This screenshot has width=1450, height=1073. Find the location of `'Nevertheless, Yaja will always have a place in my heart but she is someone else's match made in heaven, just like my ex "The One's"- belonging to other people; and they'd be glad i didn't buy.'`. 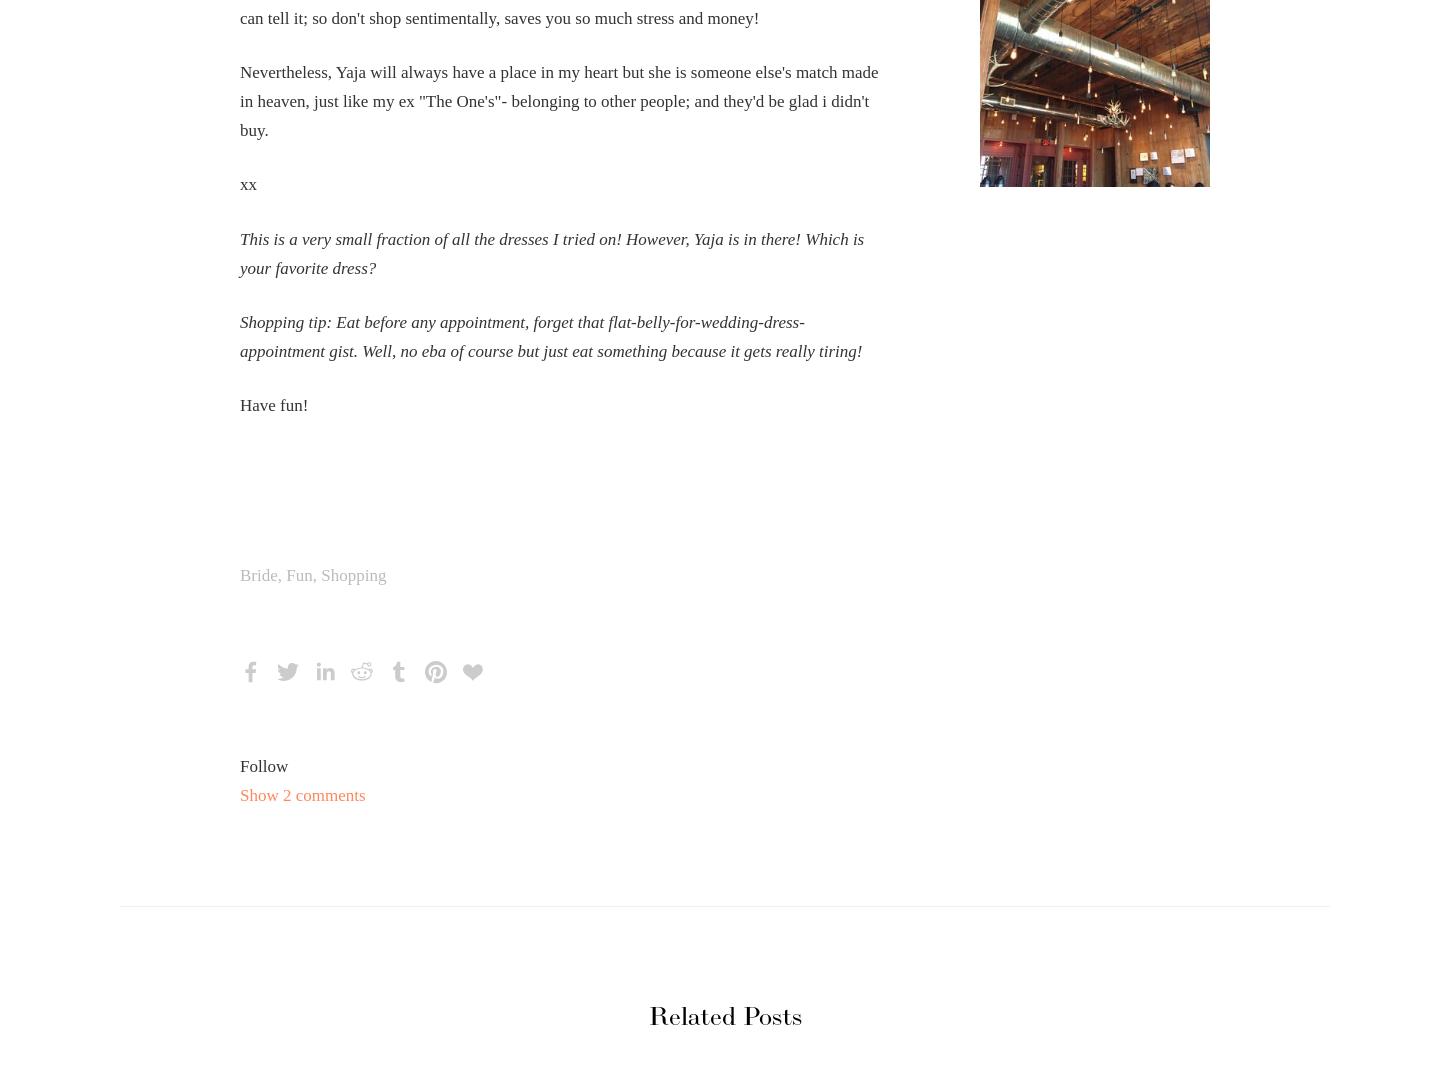

'Nevertheless, Yaja will always have a place in my heart but she is someone else's match made in heaven, just like my ex "The One's"- belonging to other people; and they'd be glad i didn't buy.' is located at coordinates (558, 100).